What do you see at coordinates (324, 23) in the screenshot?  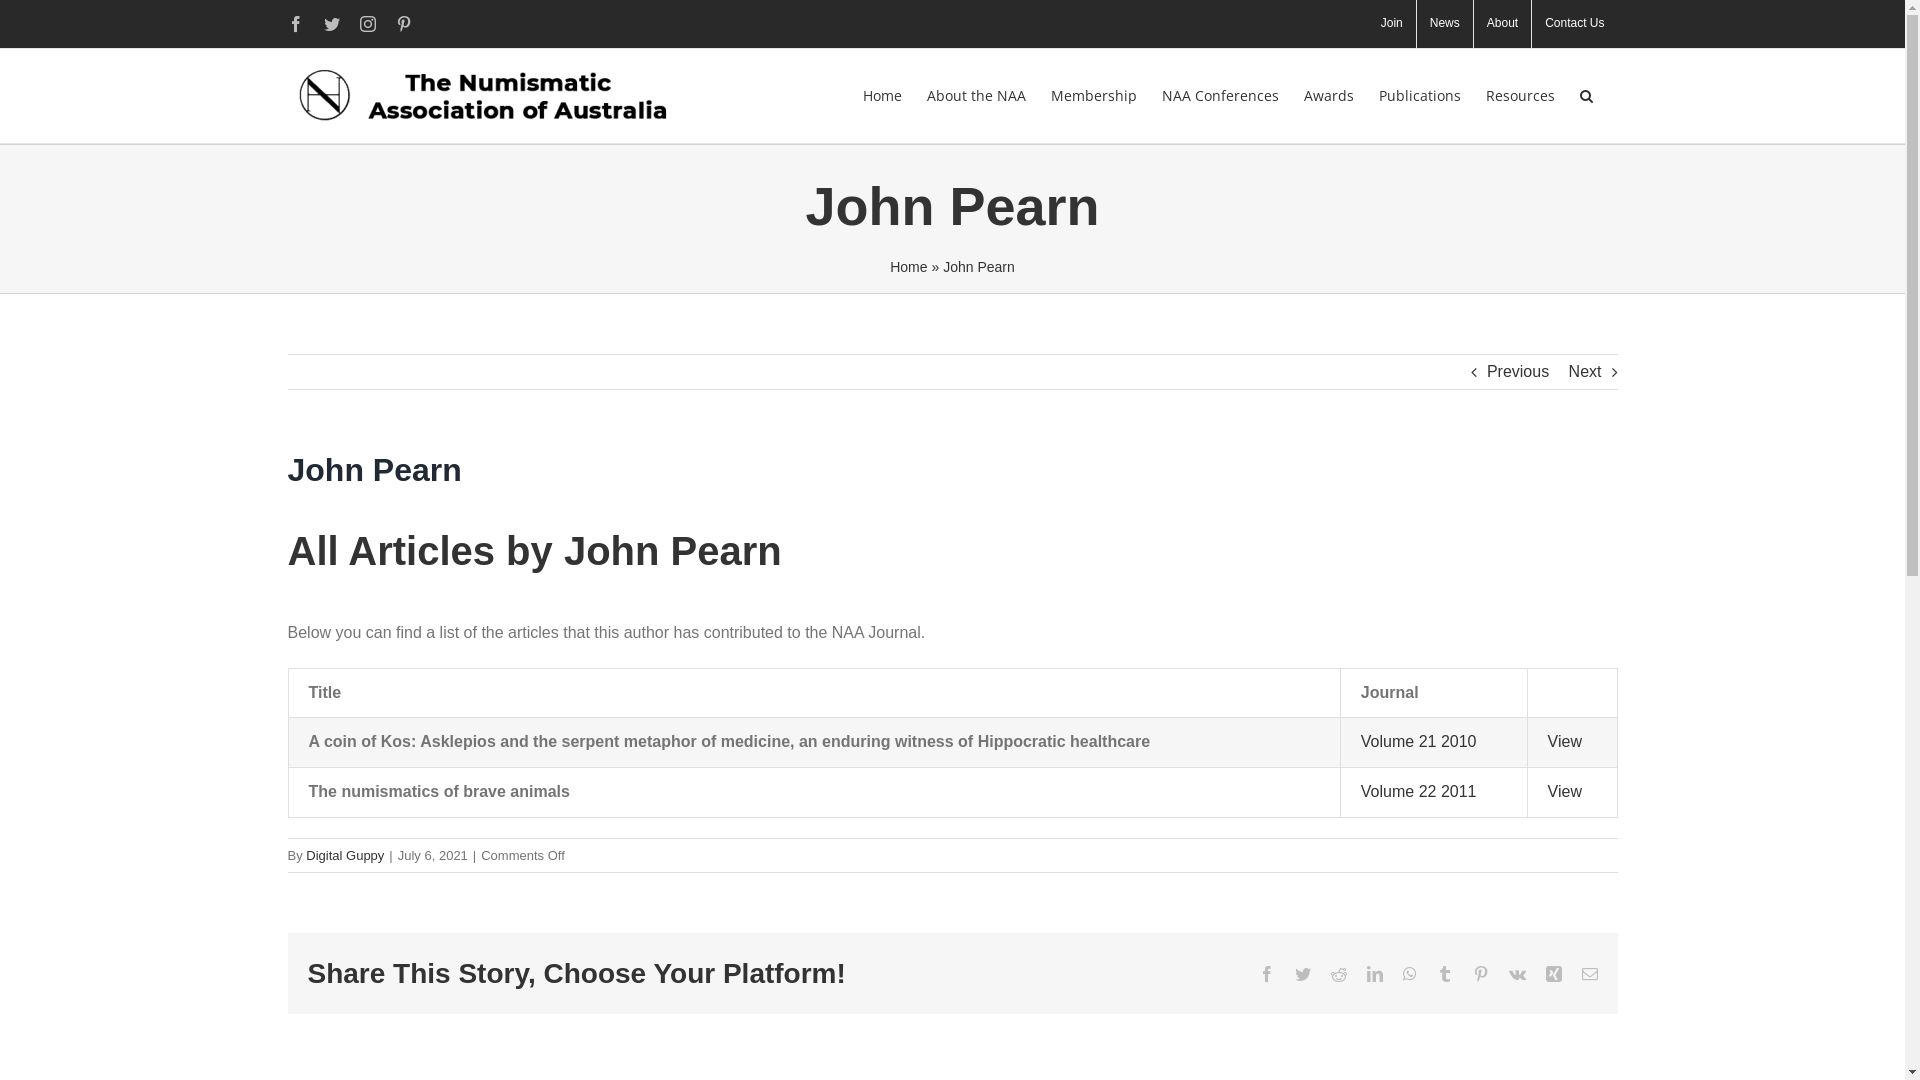 I see `'Twitter'` at bounding box center [324, 23].